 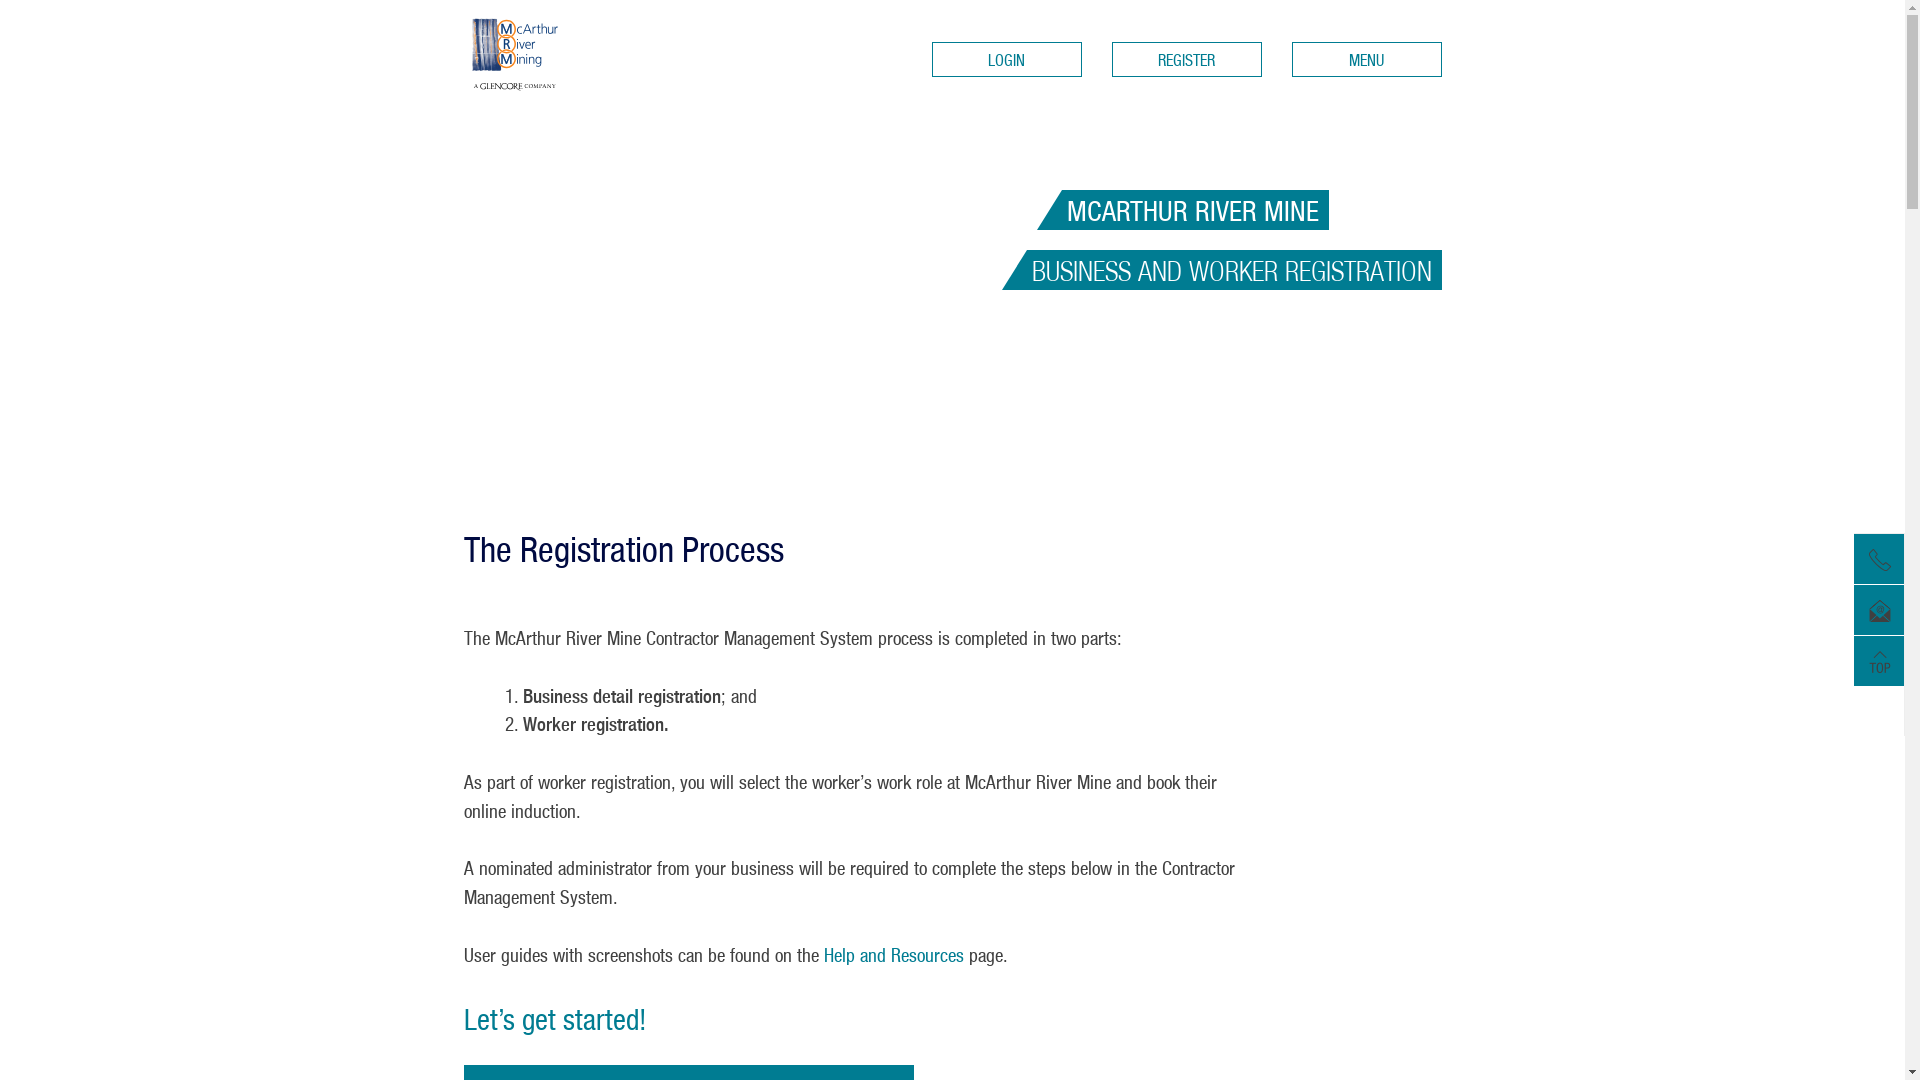 What do you see at coordinates (549, 52) in the screenshot?
I see `'Glencore Contractors'` at bounding box center [549, 52].